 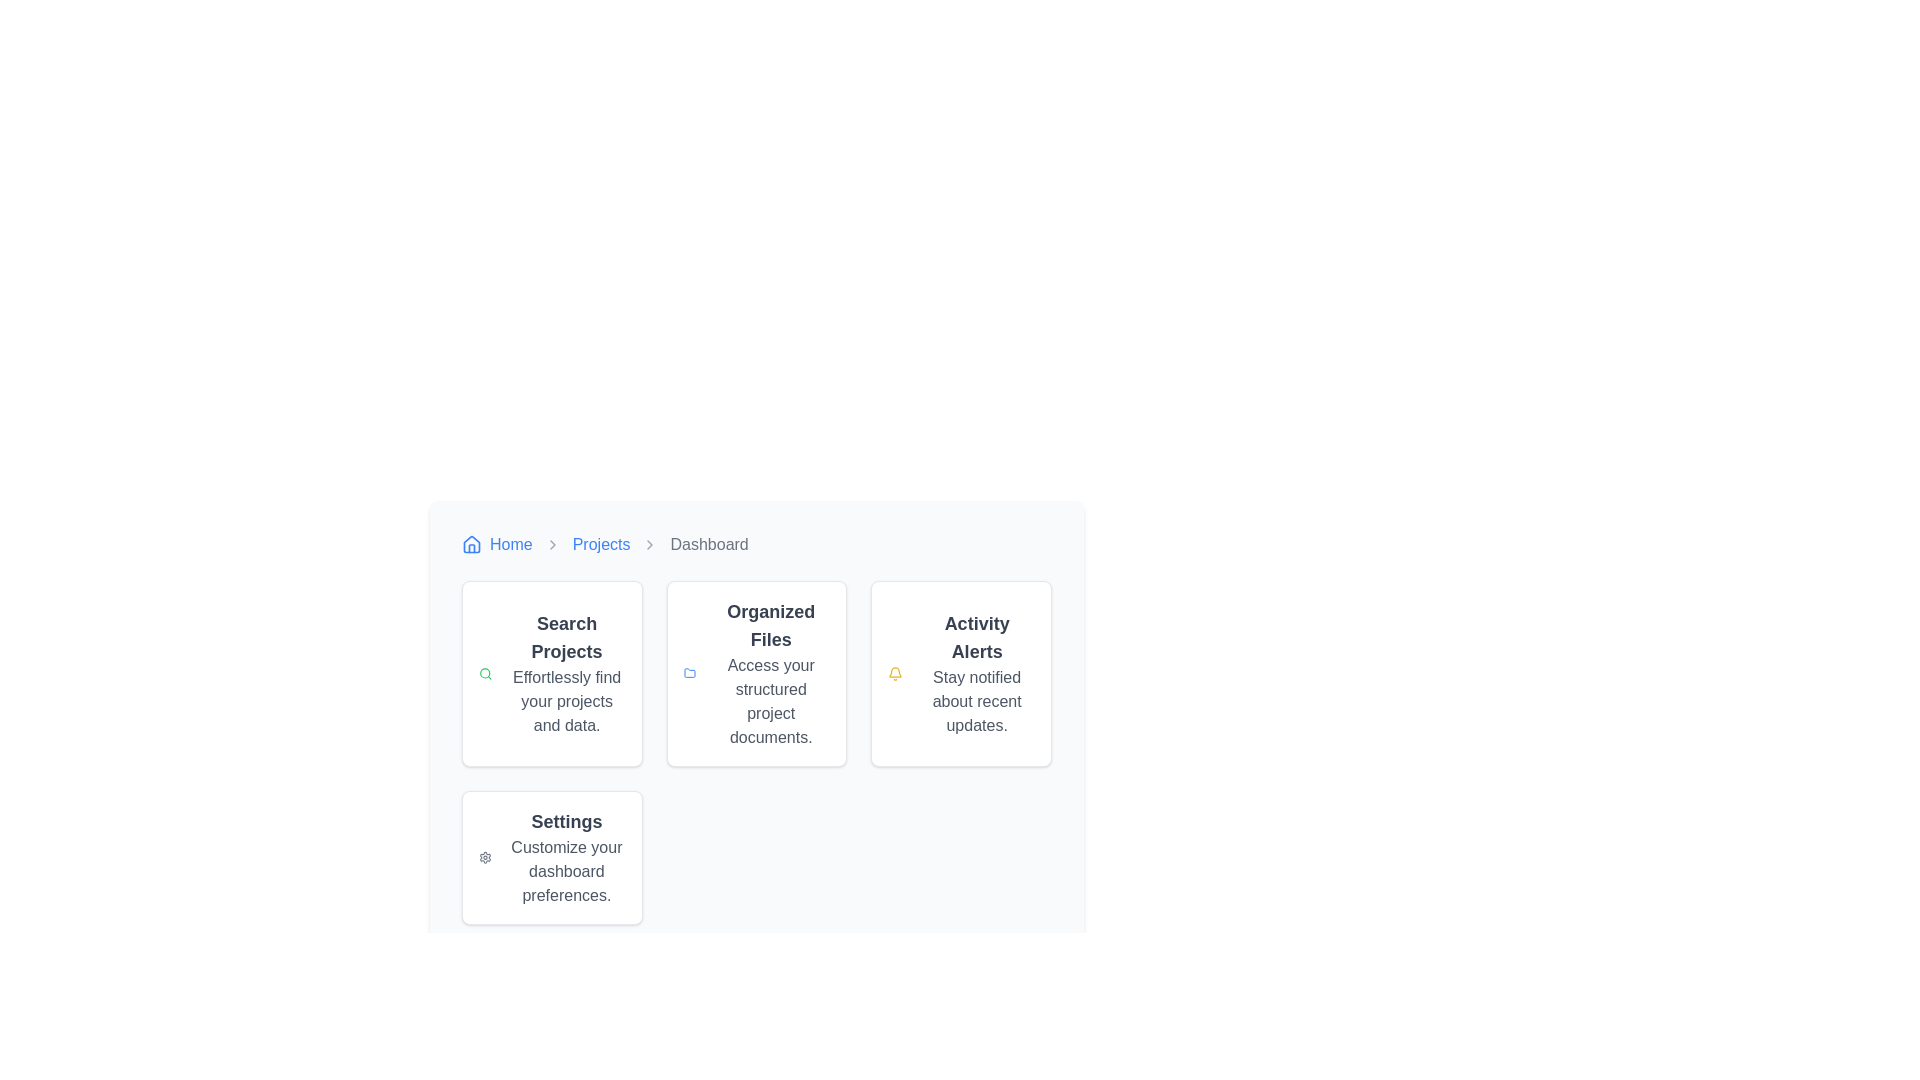 What do you see at coordinates (689, 673) in the screenshot?
I see `the blue folder-shaped SVG graphic icon located in the 'Organized Files' section of the UI, which serves an illustrative purpose` at bounding box center [689, 673].